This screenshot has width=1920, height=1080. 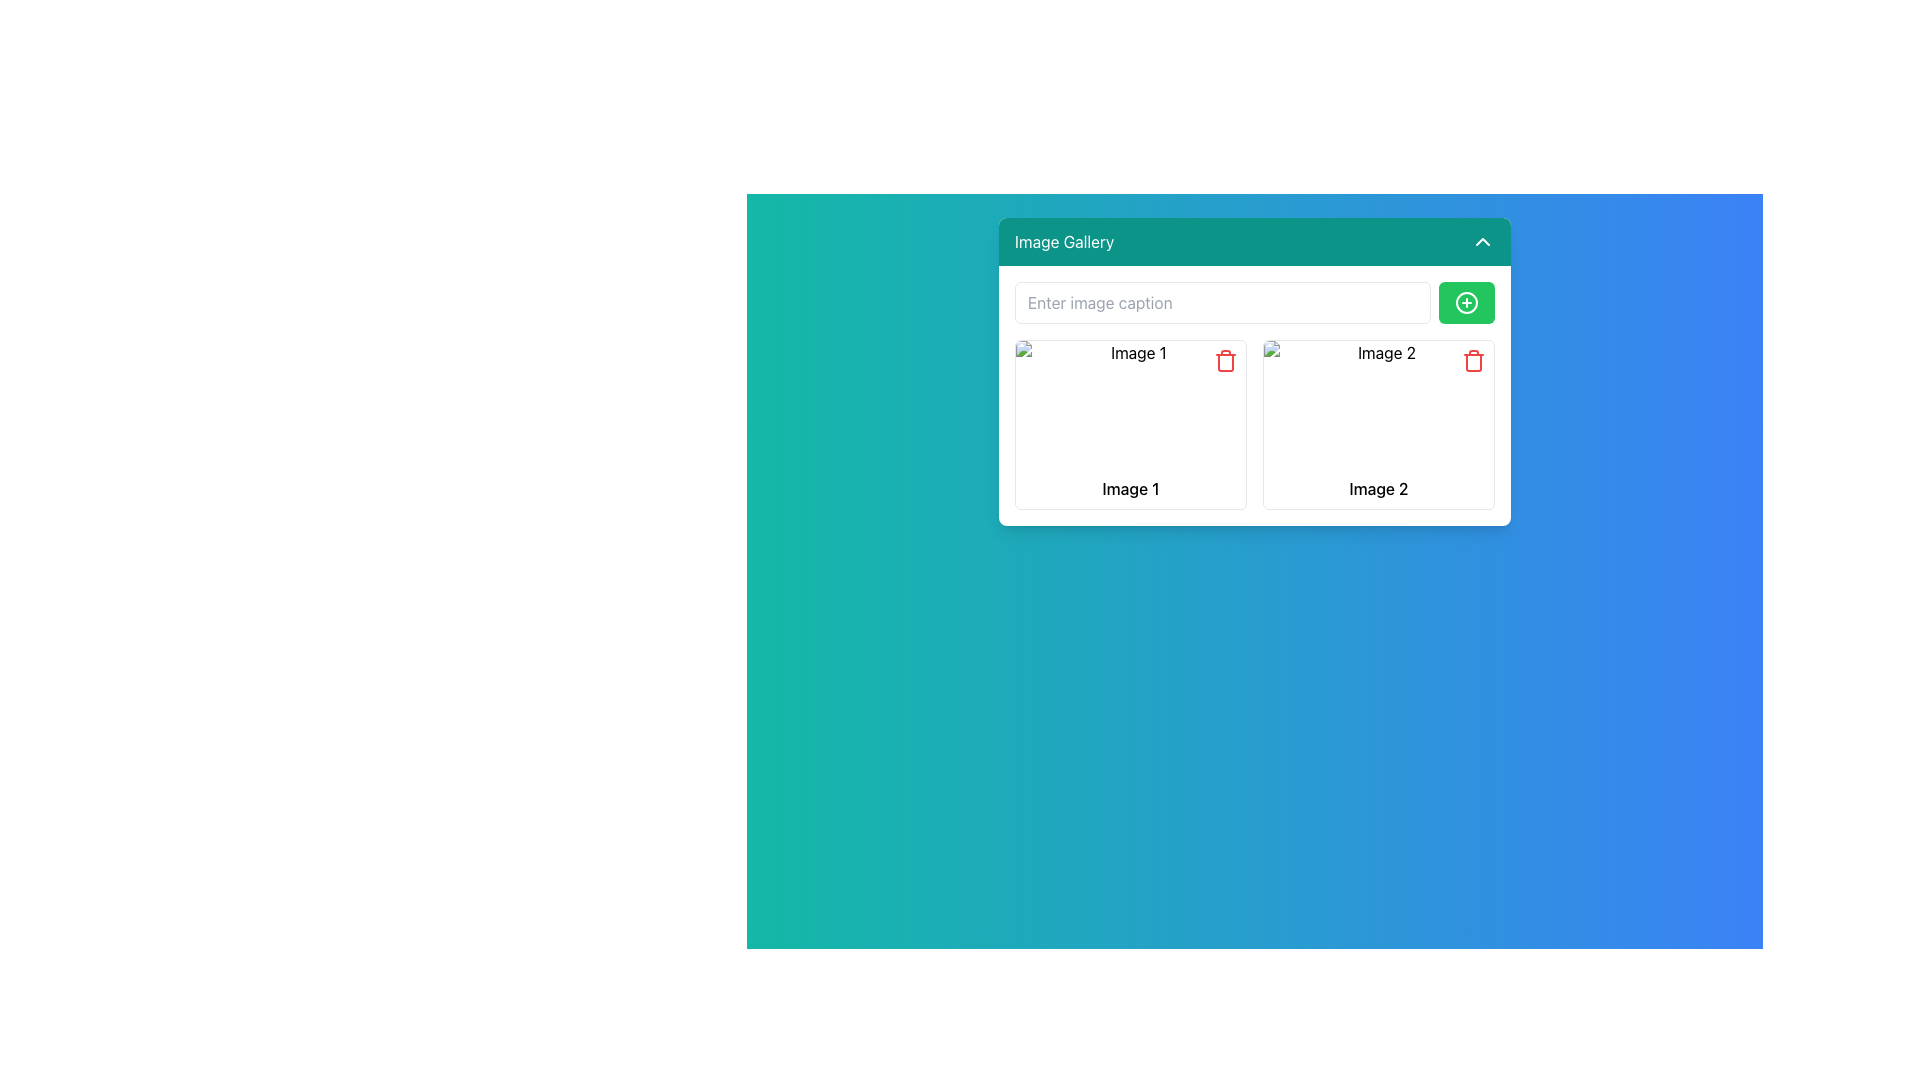 What do you see at coordinates (1467, 303) in the screenshot?
I see `the Decorative SVG Circle in the Button located at the top-right corner of the 'Image Gallery' card interface` at bounding box center [1467, 303].